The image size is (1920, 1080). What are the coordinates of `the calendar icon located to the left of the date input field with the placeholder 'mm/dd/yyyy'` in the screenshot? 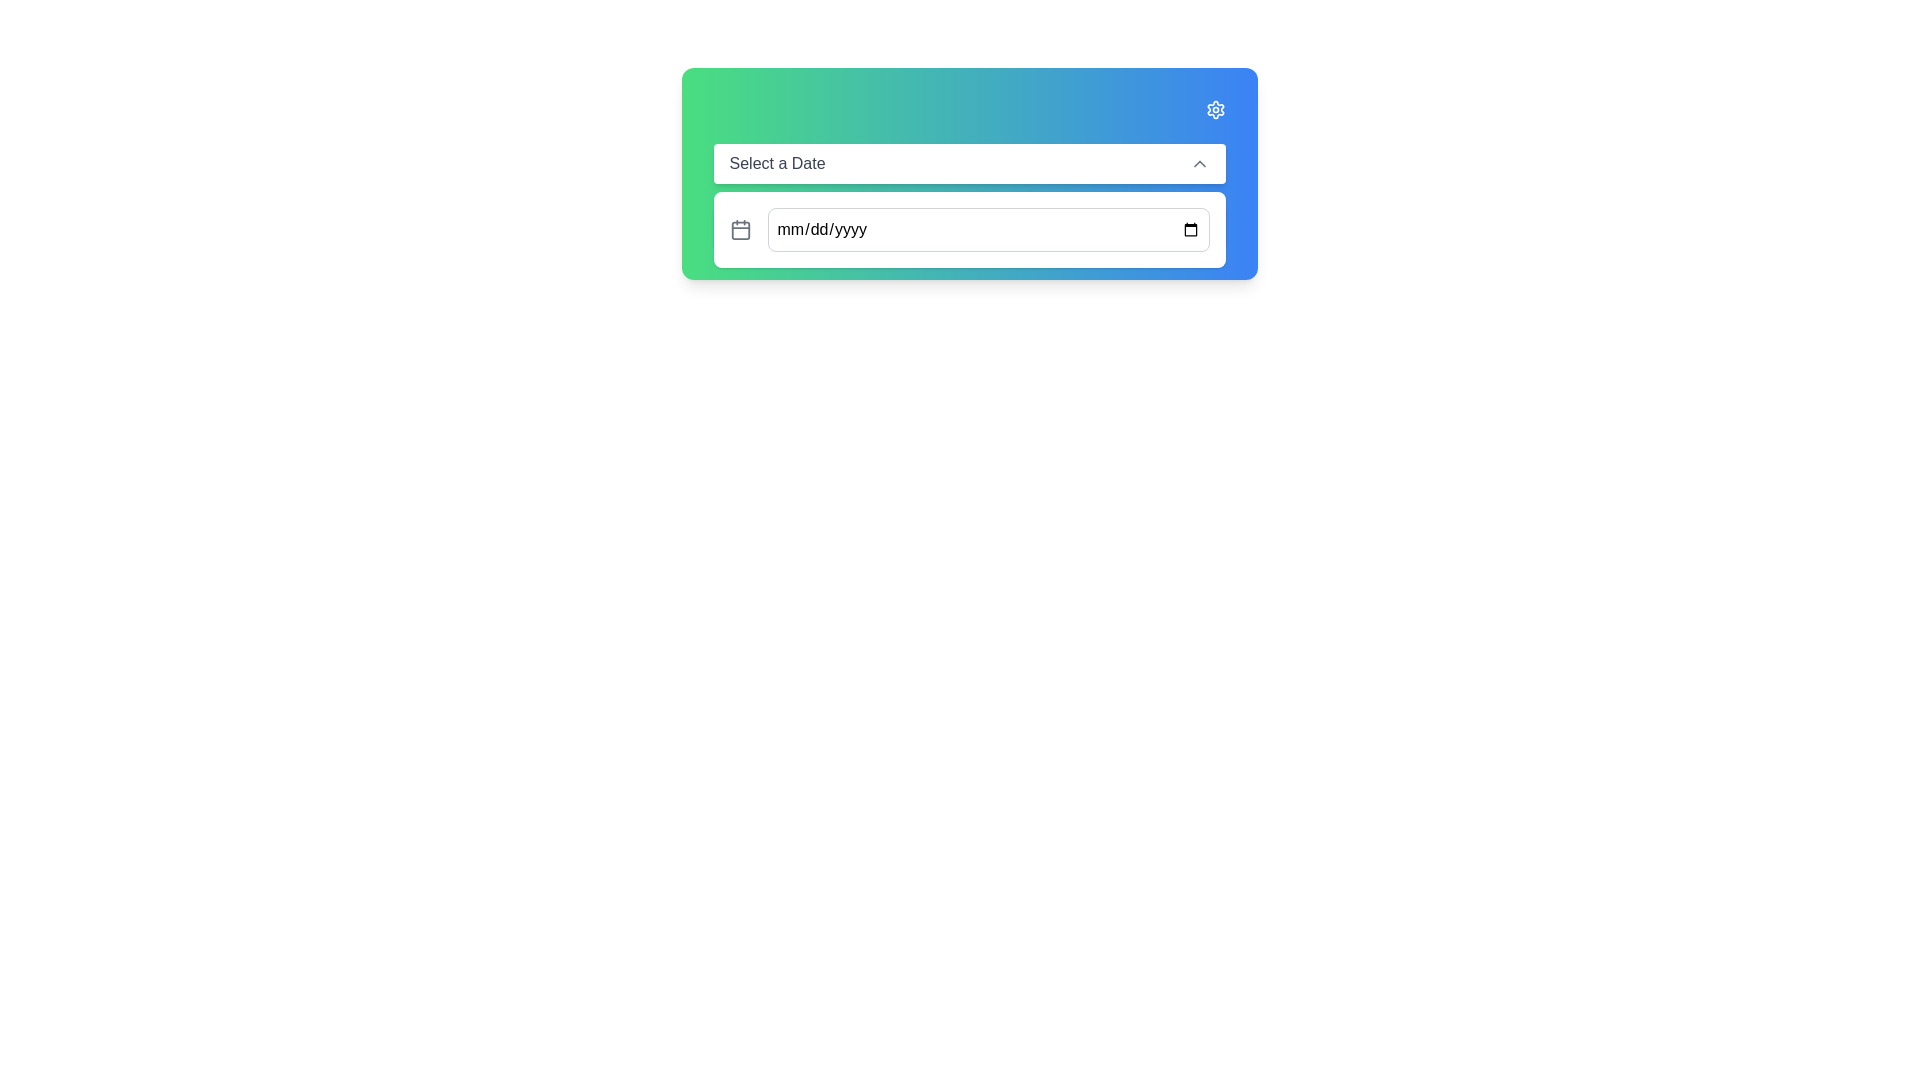 It's located at (739, 229).